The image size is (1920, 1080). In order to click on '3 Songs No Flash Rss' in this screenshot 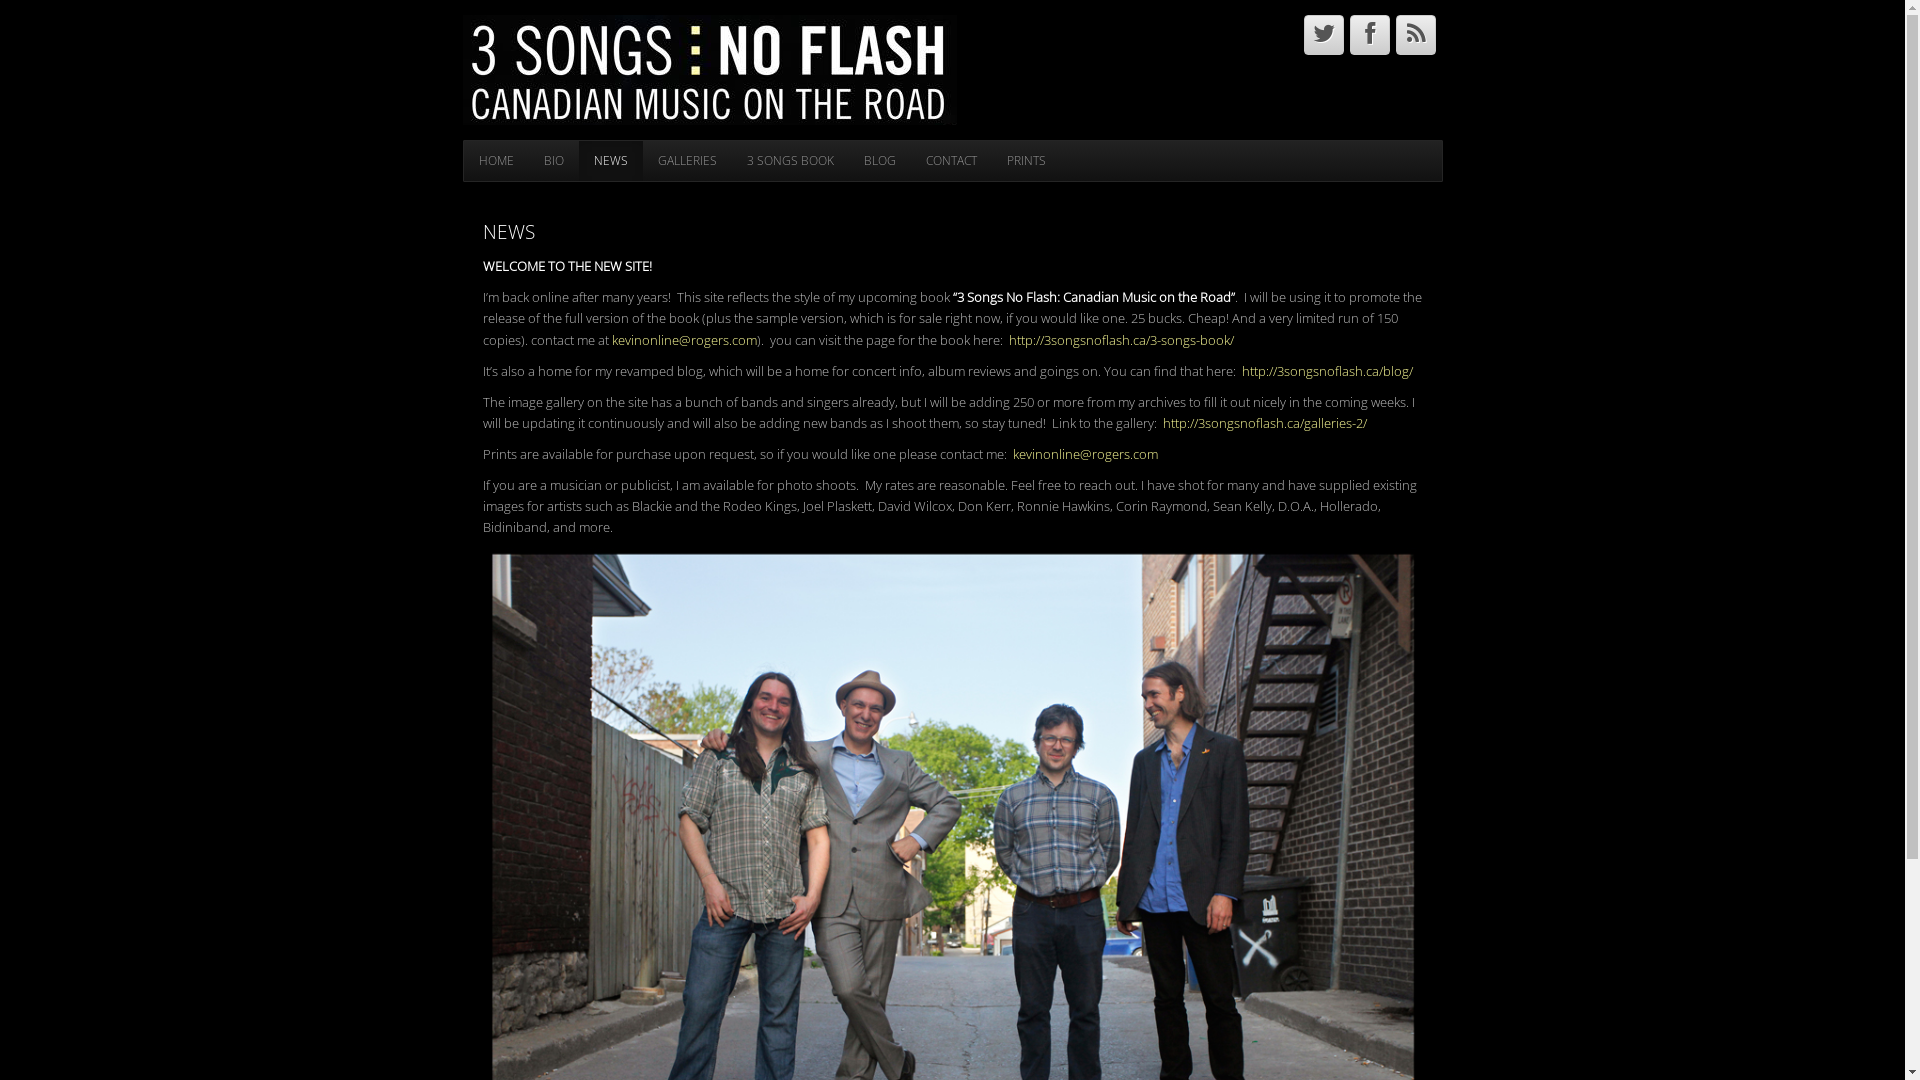, I will do `click(1415, 34)`.